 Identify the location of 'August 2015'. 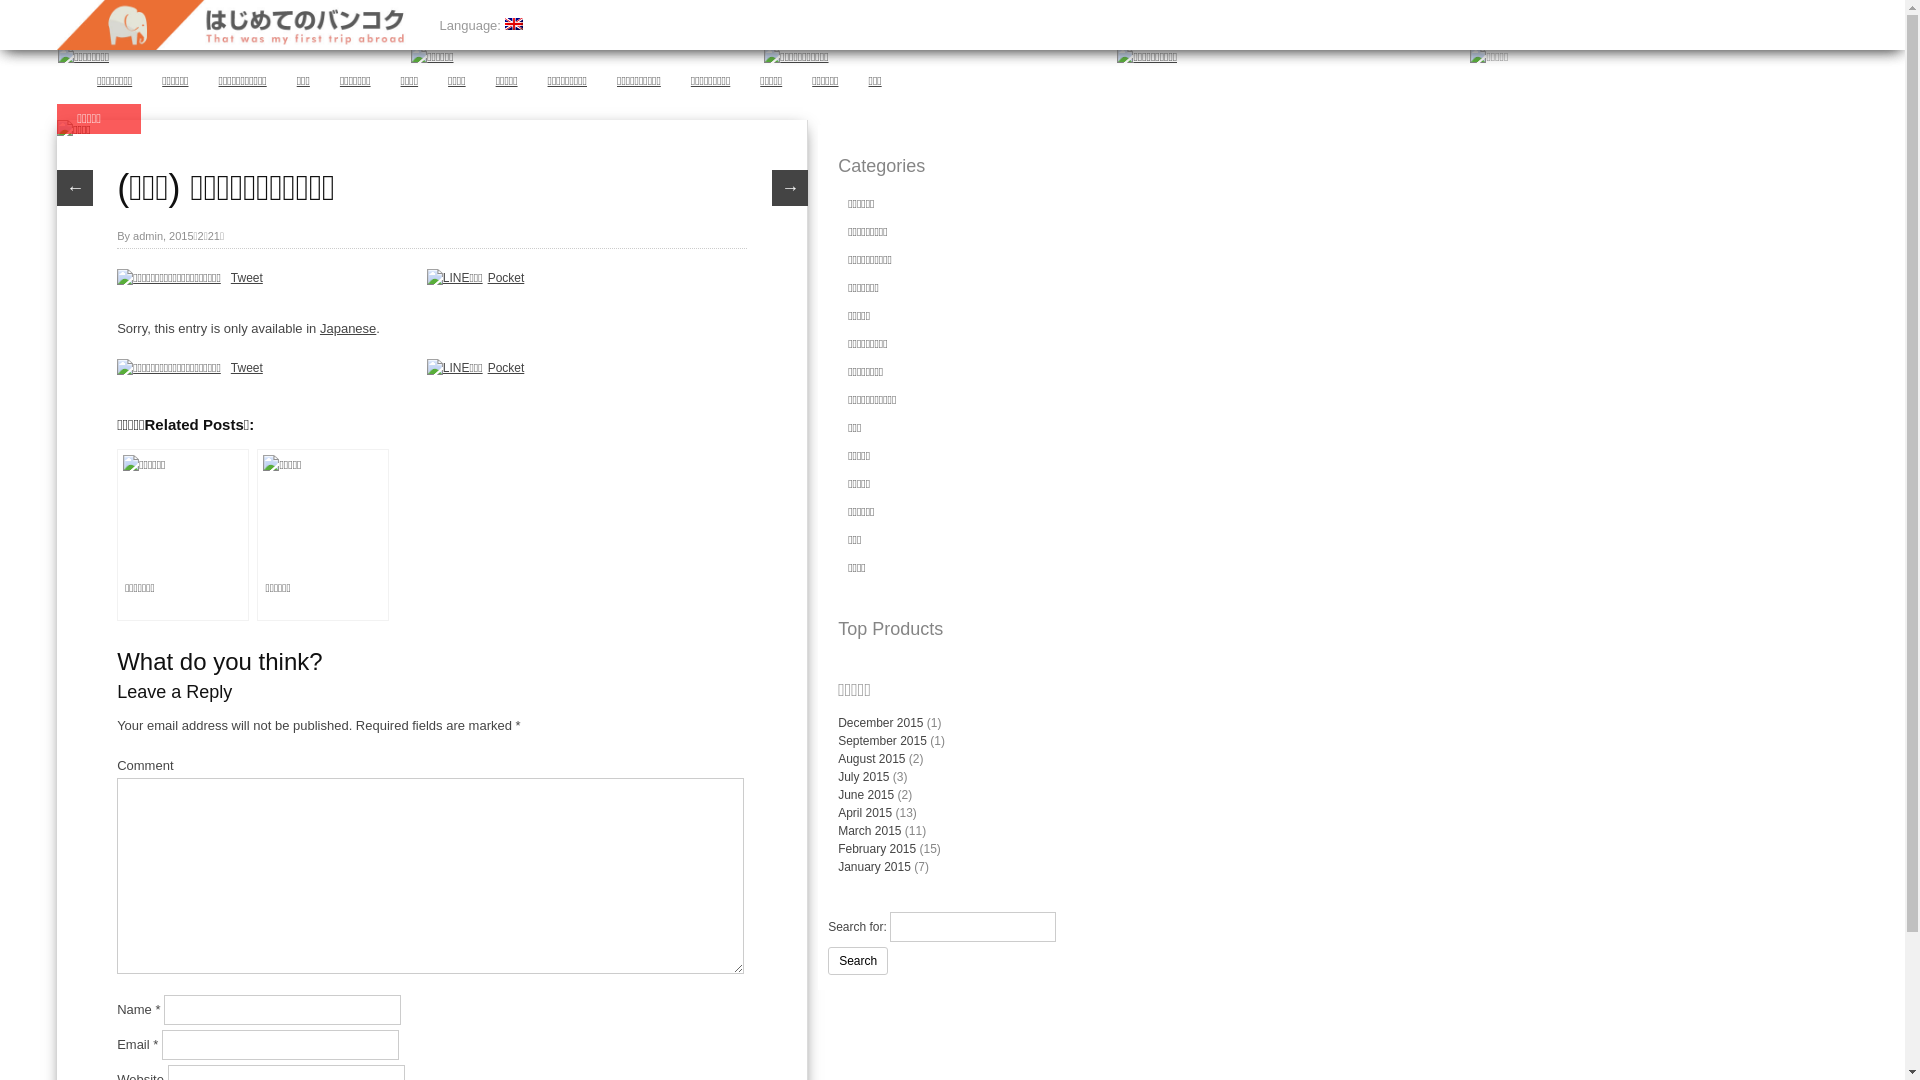
(871, 759).